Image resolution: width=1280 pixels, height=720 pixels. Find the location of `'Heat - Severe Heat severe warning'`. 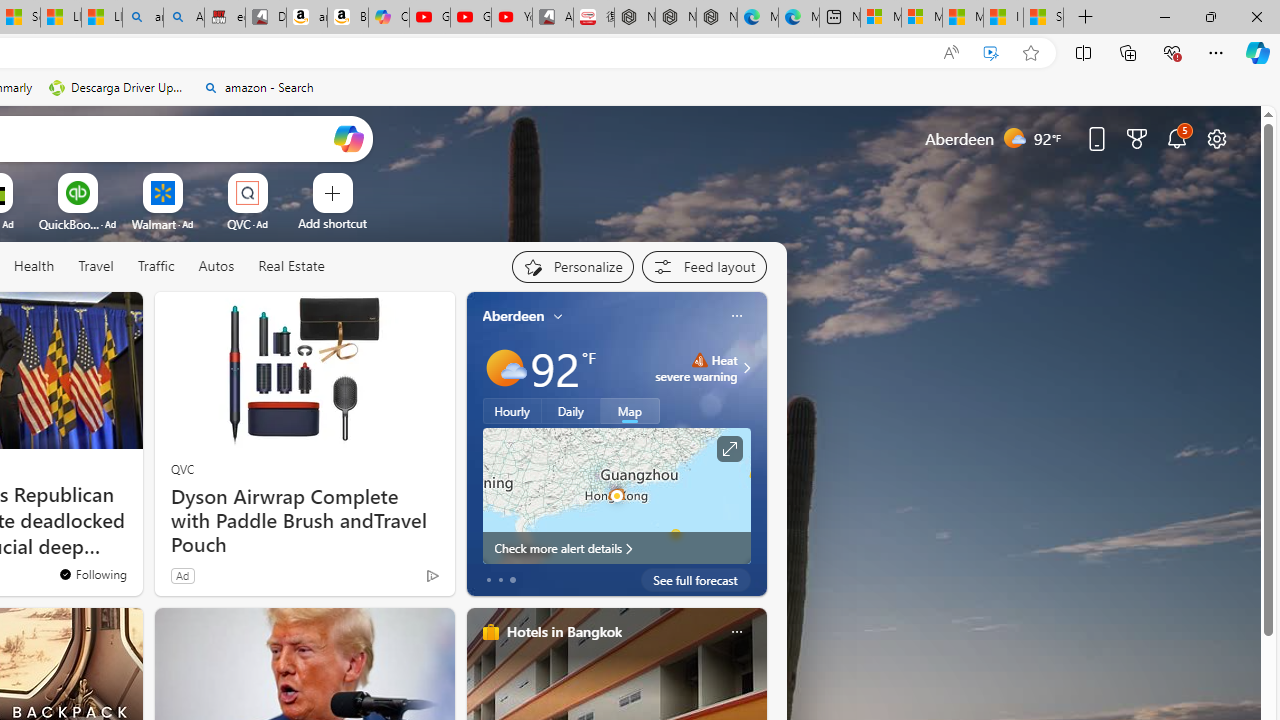

'Heat - Severe Heat severe warning' is located at coordinates (696, 367).